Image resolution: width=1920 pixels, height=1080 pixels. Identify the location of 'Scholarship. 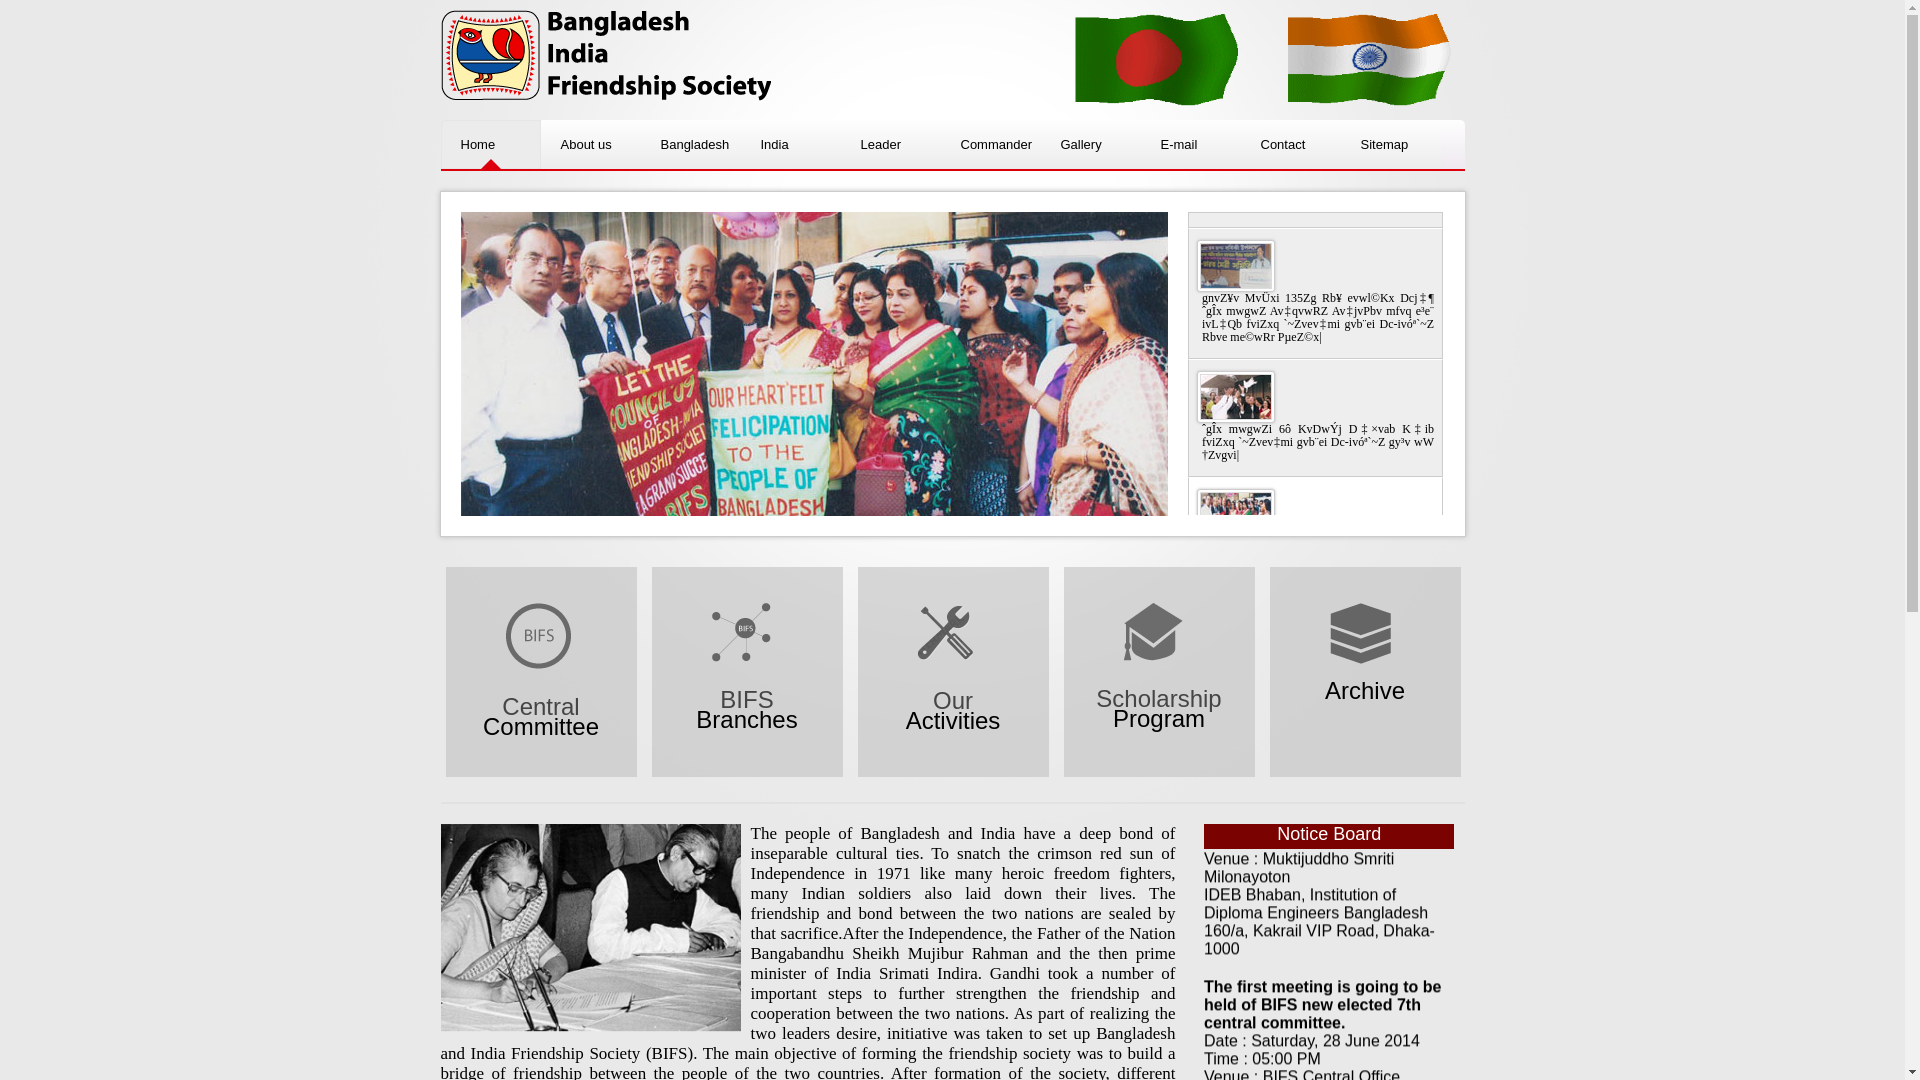
(1159, 689).